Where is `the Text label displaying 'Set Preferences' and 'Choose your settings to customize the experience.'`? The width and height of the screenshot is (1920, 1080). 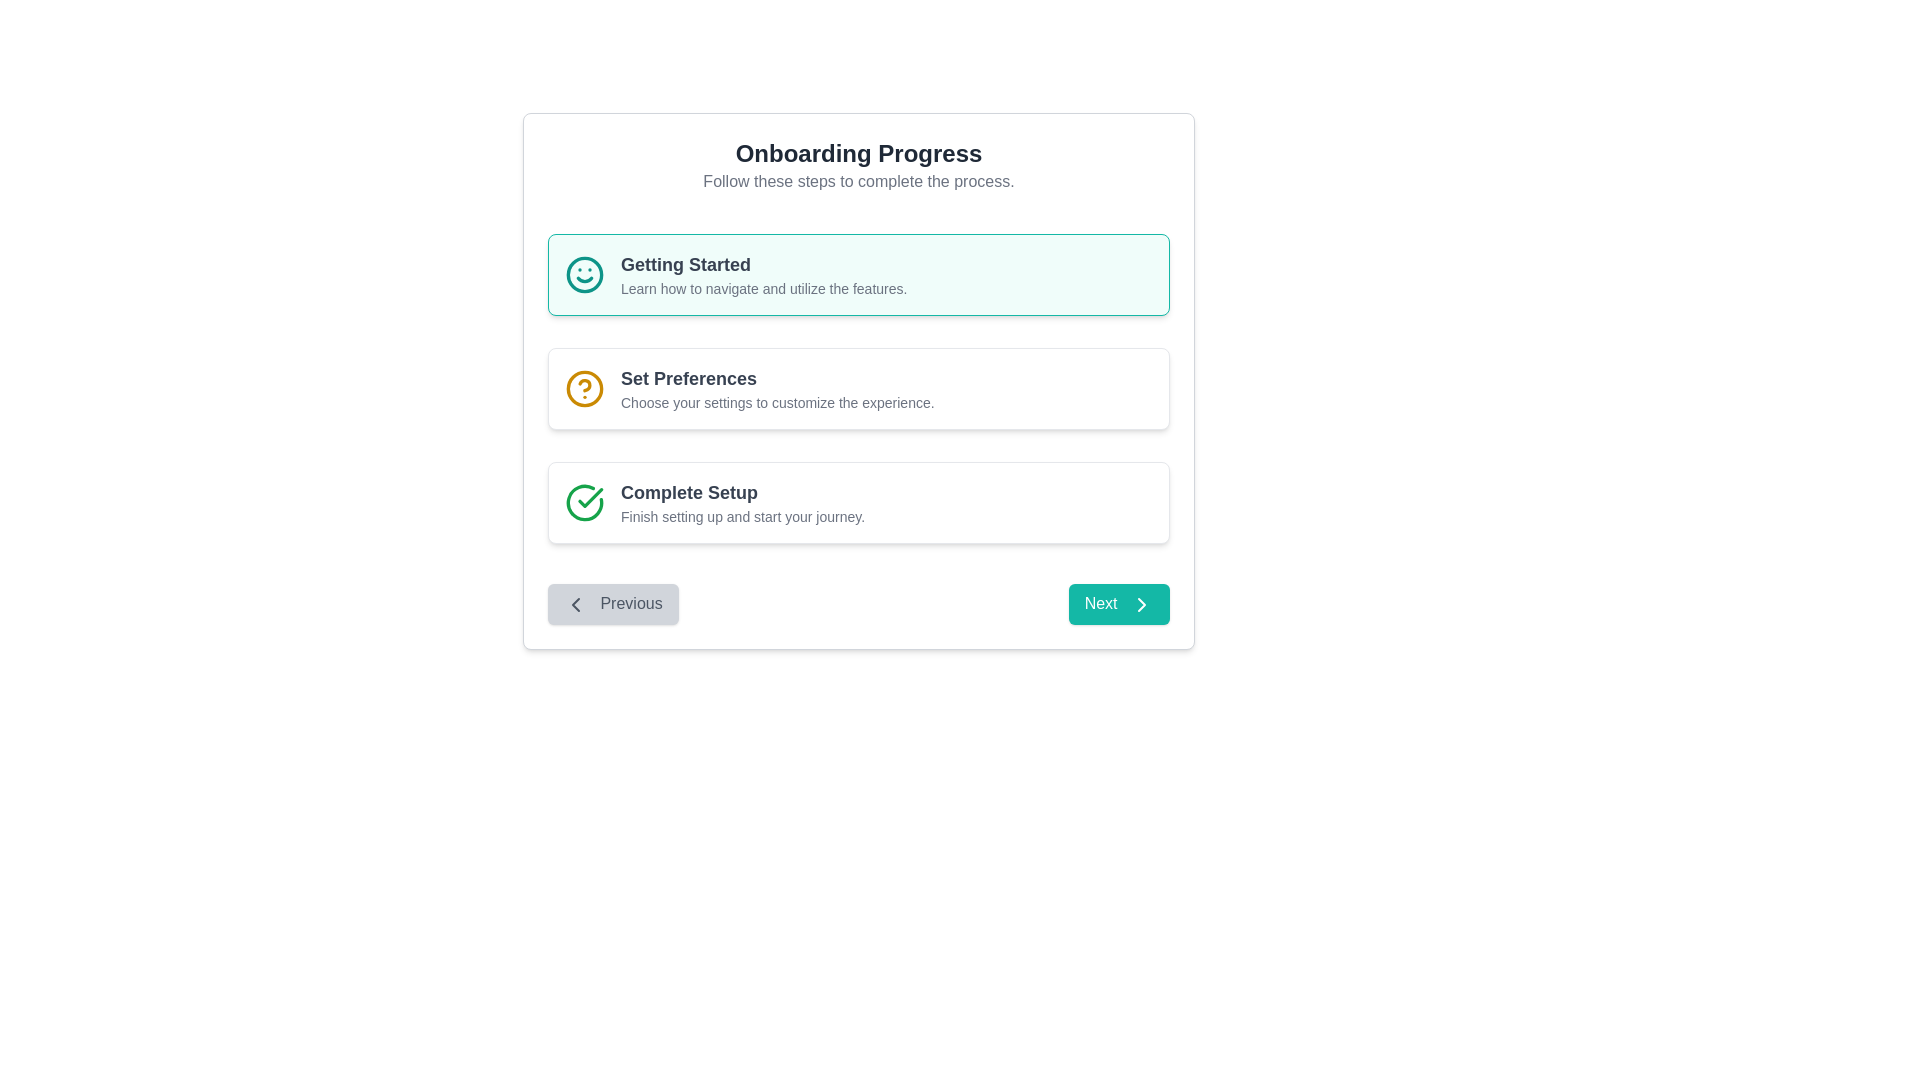 the Text label displaying 'Set Preferences' and 'Choose your settings to customize the experience.' is located at coordinates (776, 389).